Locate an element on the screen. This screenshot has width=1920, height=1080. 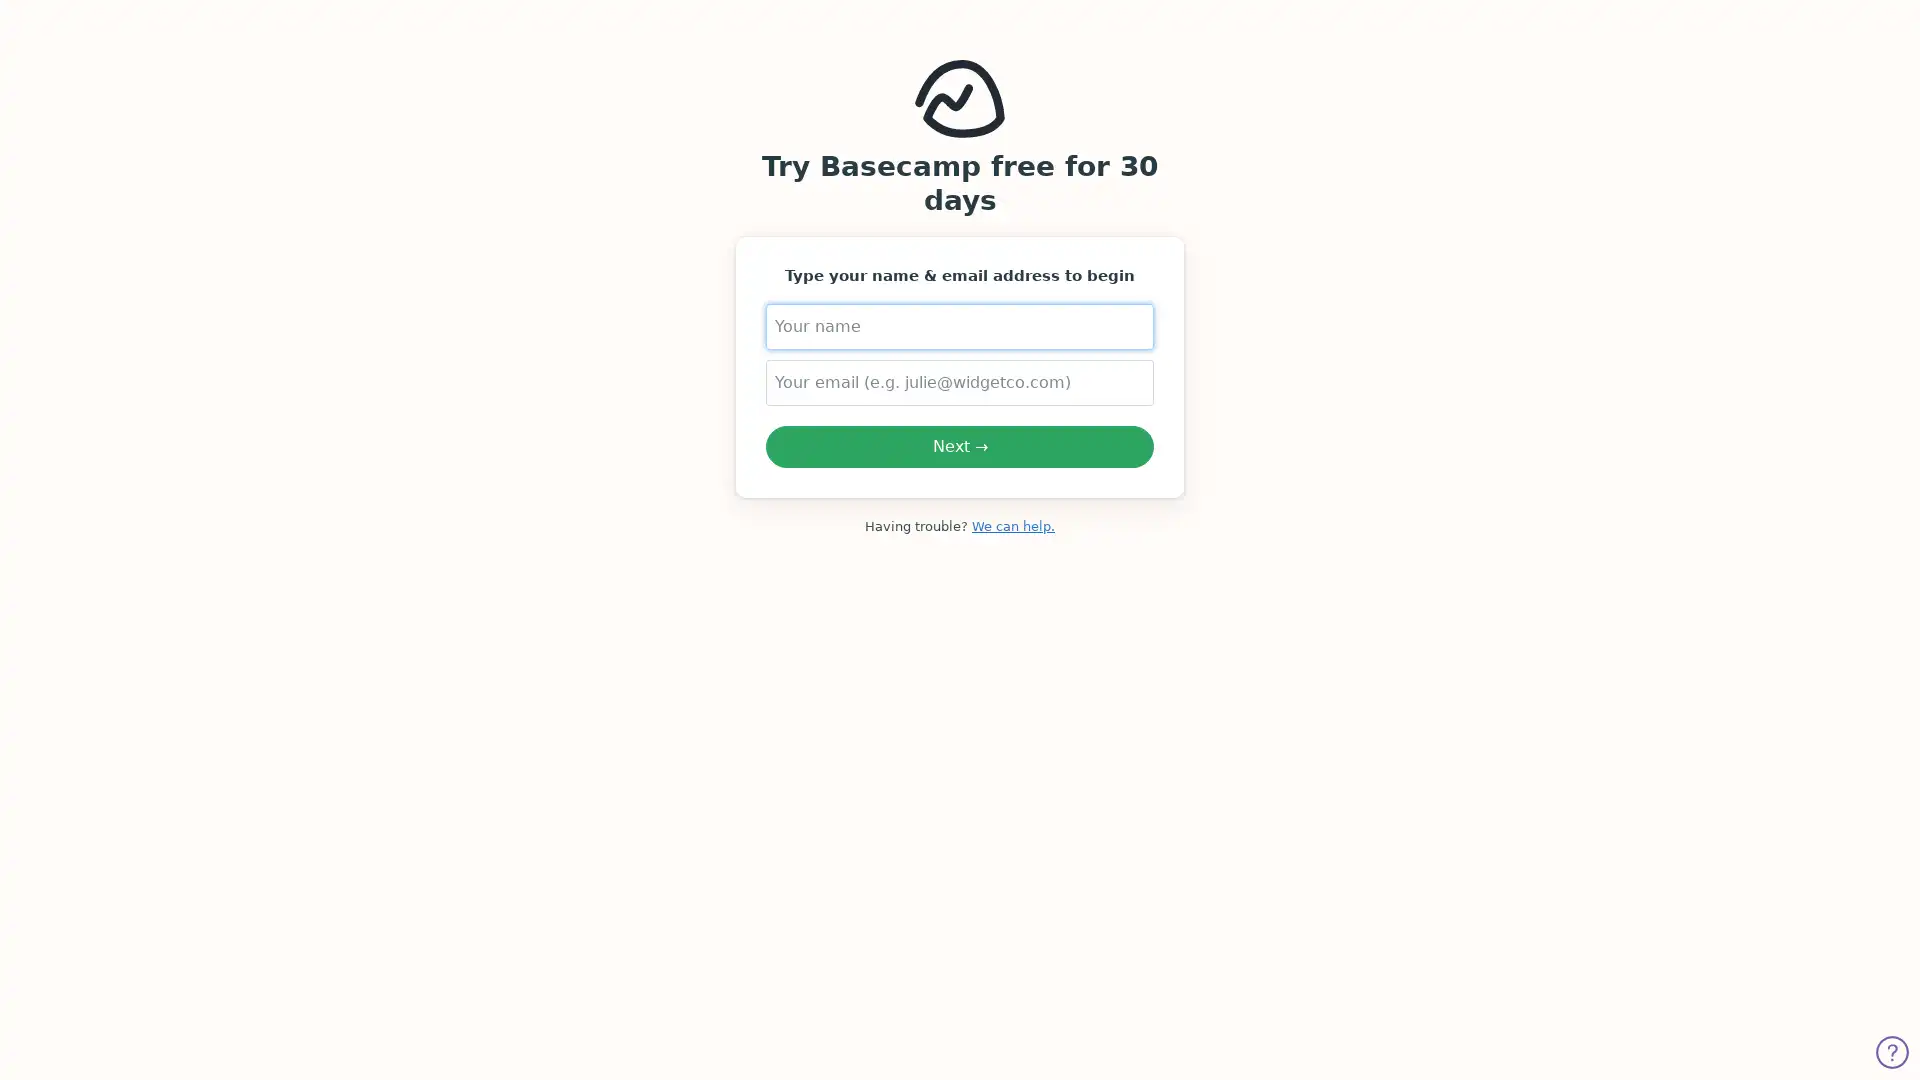
Next is located at coordinates (960, 445).